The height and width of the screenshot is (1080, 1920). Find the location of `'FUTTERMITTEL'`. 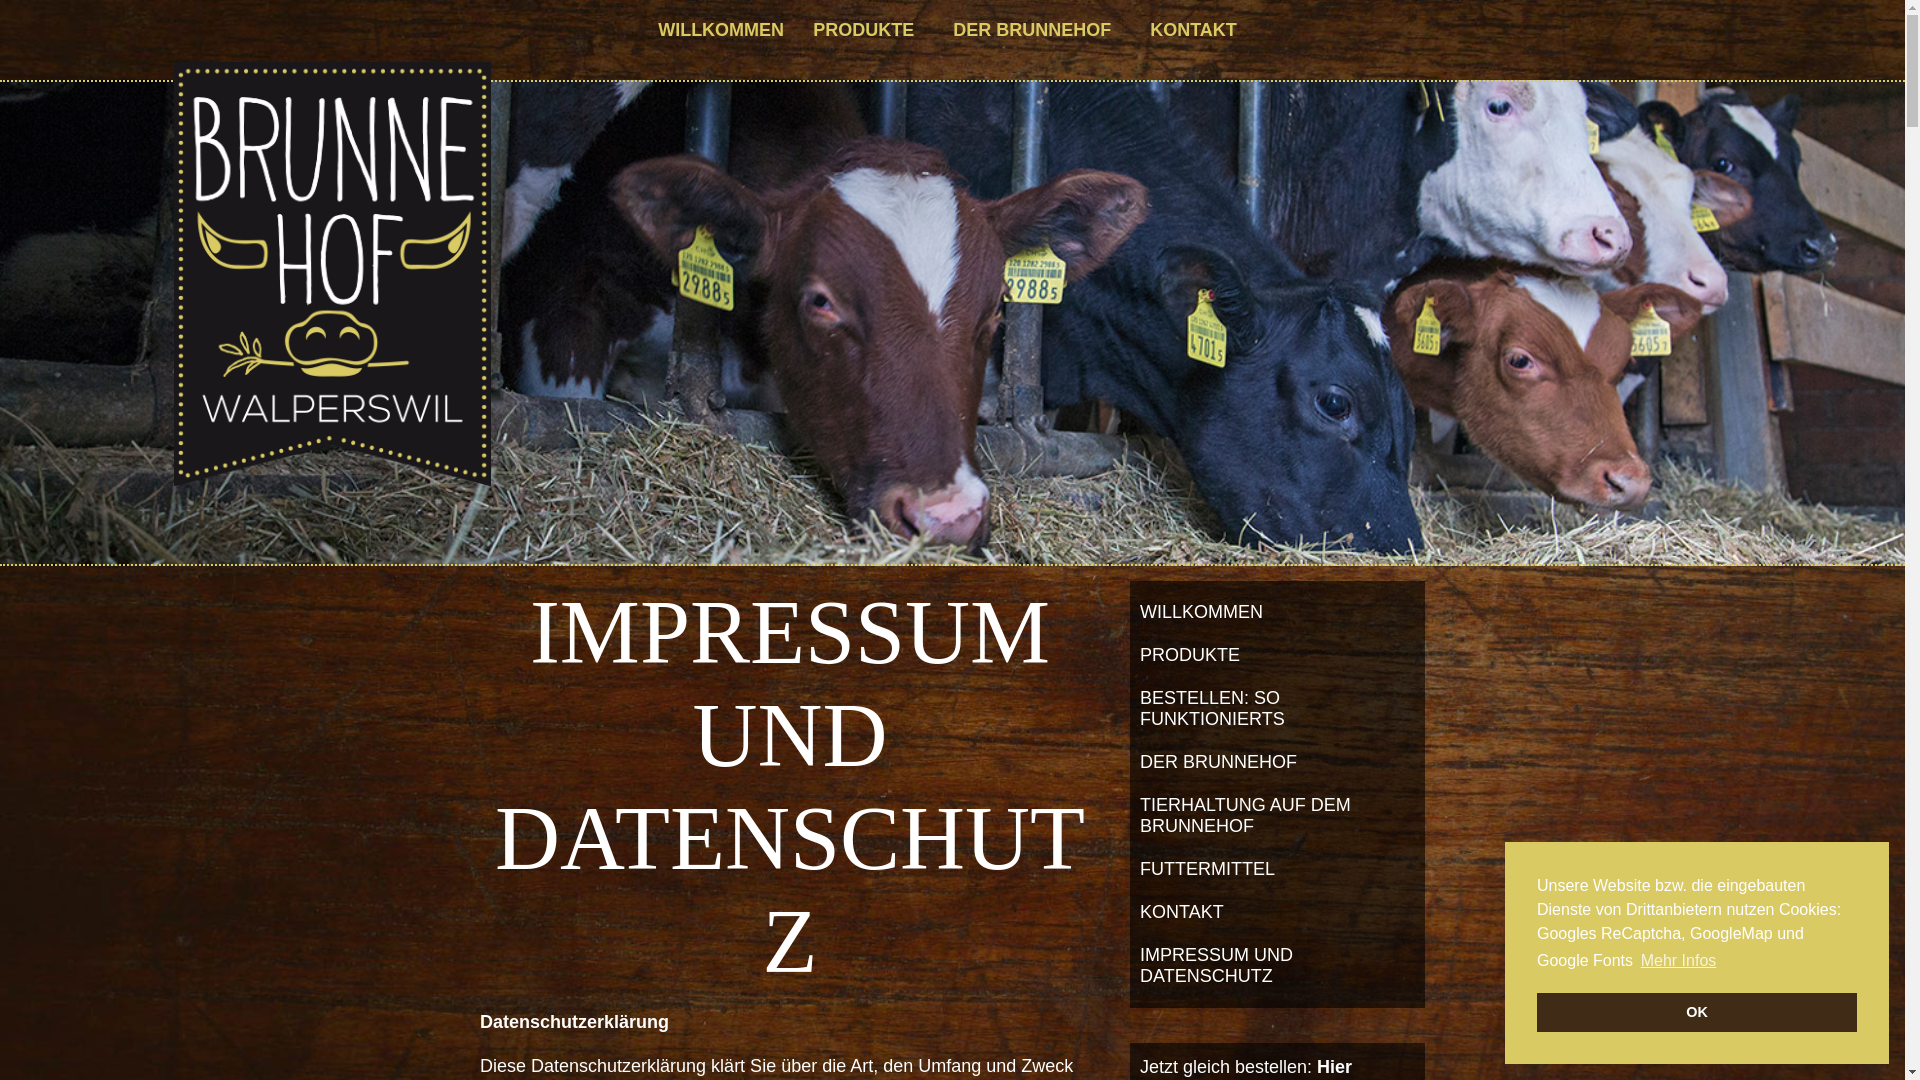

'FUTTERMITTEL' is located at coordinates (1276, 868).